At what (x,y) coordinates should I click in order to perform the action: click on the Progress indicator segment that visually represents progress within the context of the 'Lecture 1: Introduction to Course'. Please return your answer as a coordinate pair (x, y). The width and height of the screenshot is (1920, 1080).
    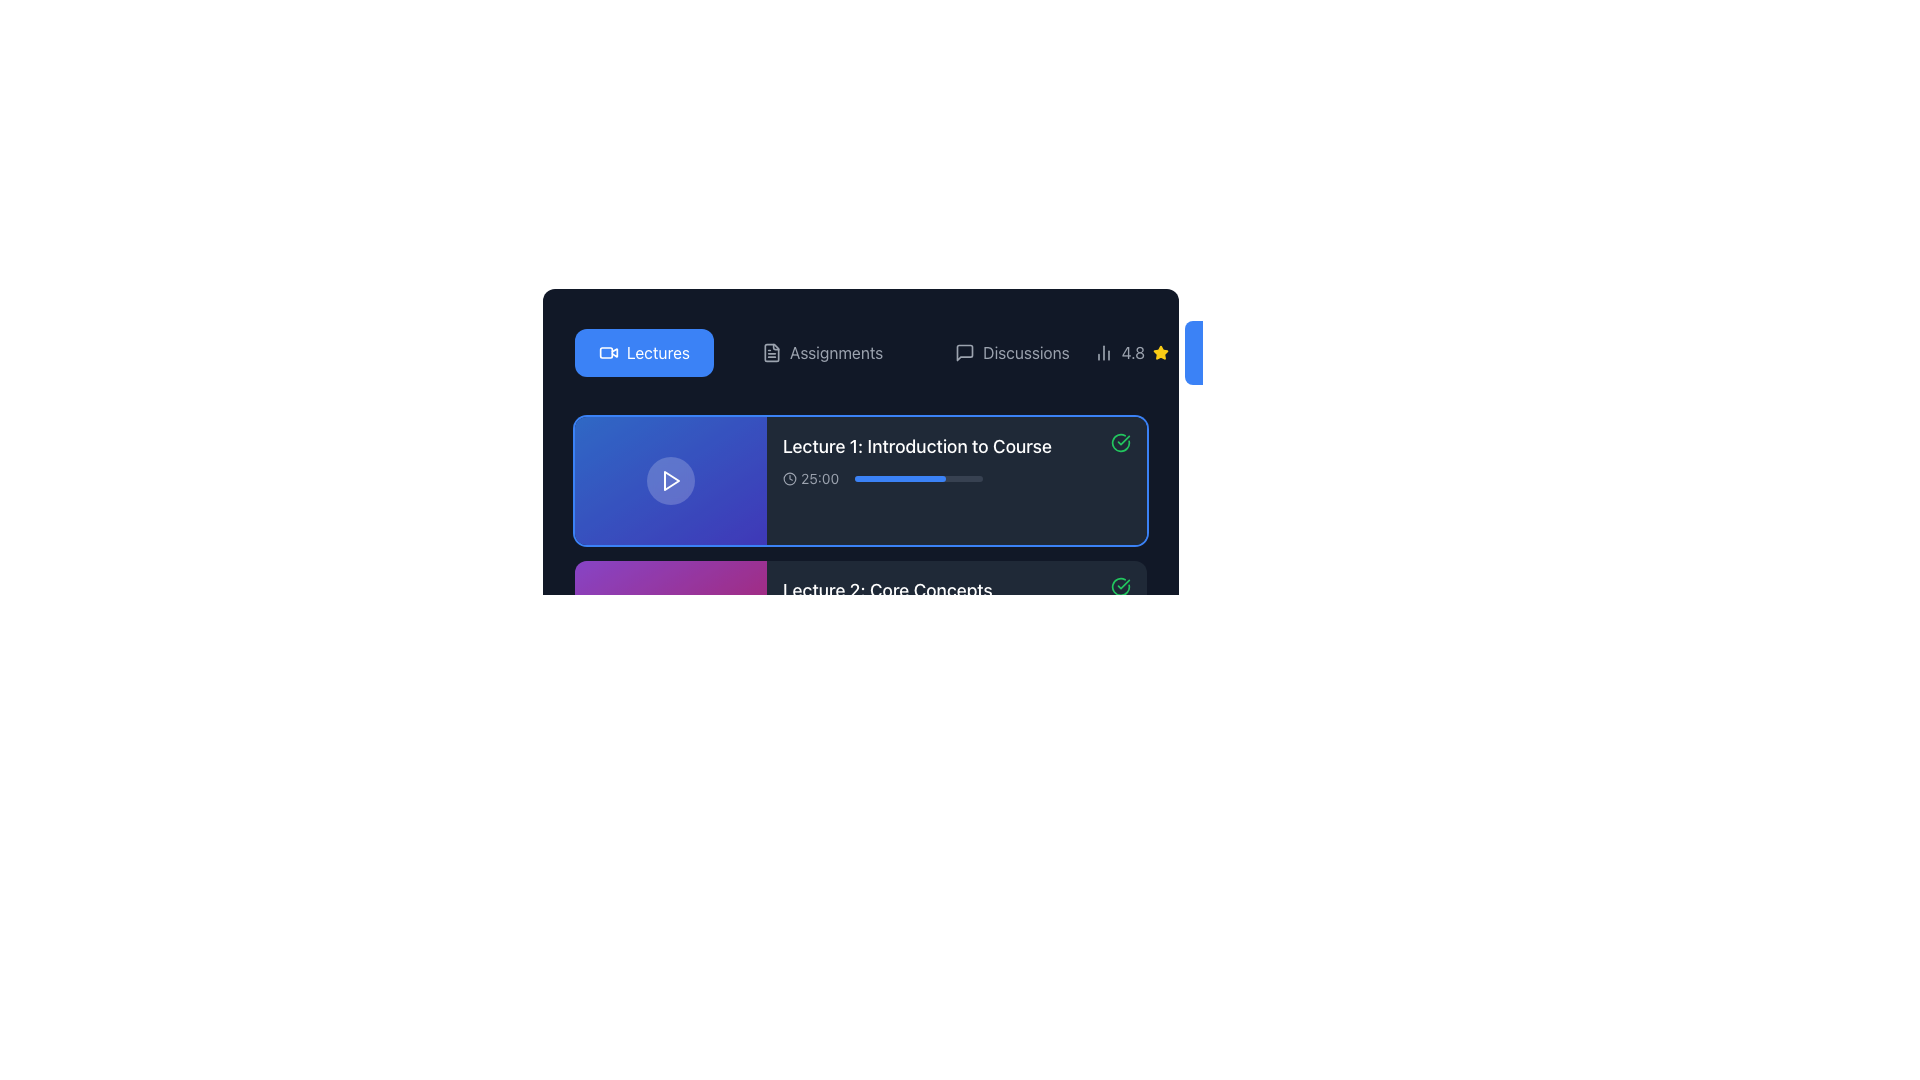
    Looking at the image, I should click on (910, 622).